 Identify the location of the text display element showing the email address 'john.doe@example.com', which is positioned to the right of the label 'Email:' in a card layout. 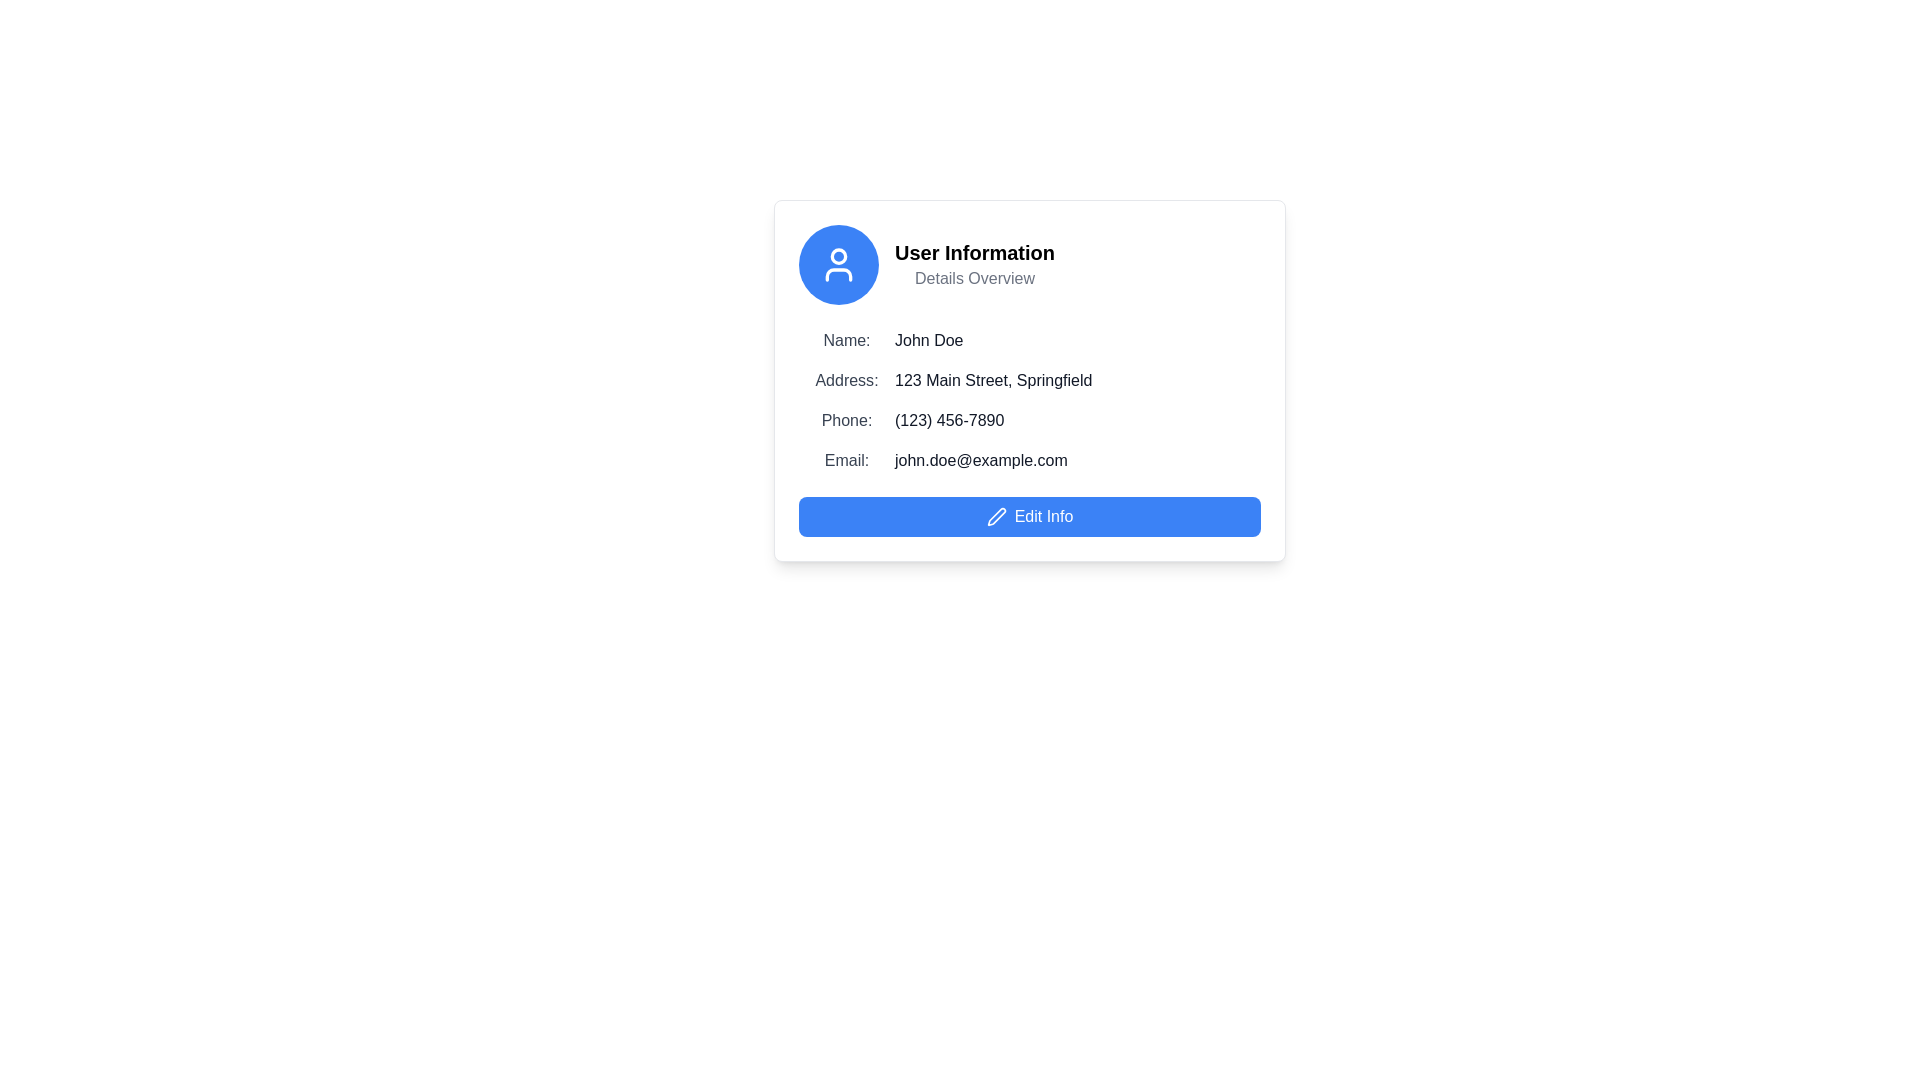
(981, 461).